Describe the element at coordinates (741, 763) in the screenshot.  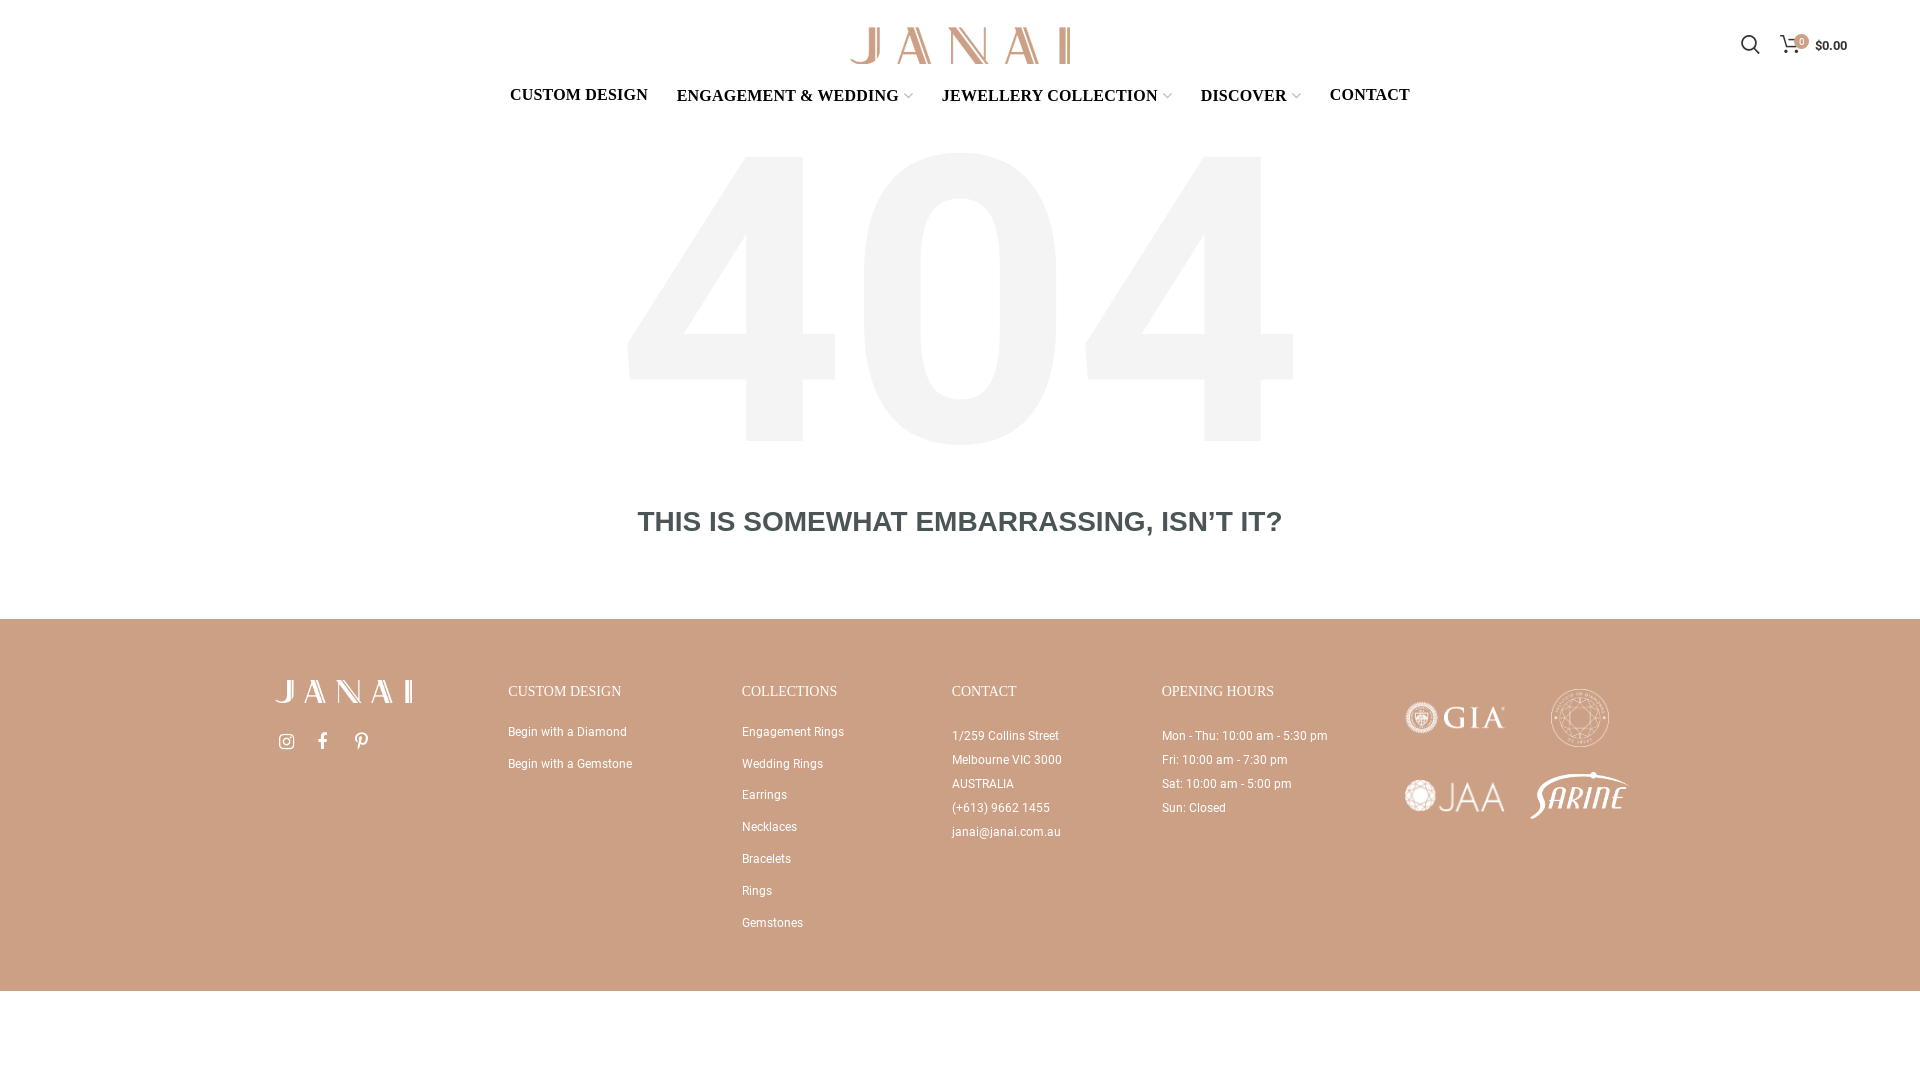
I see `'Wedding Rings'` at that location.